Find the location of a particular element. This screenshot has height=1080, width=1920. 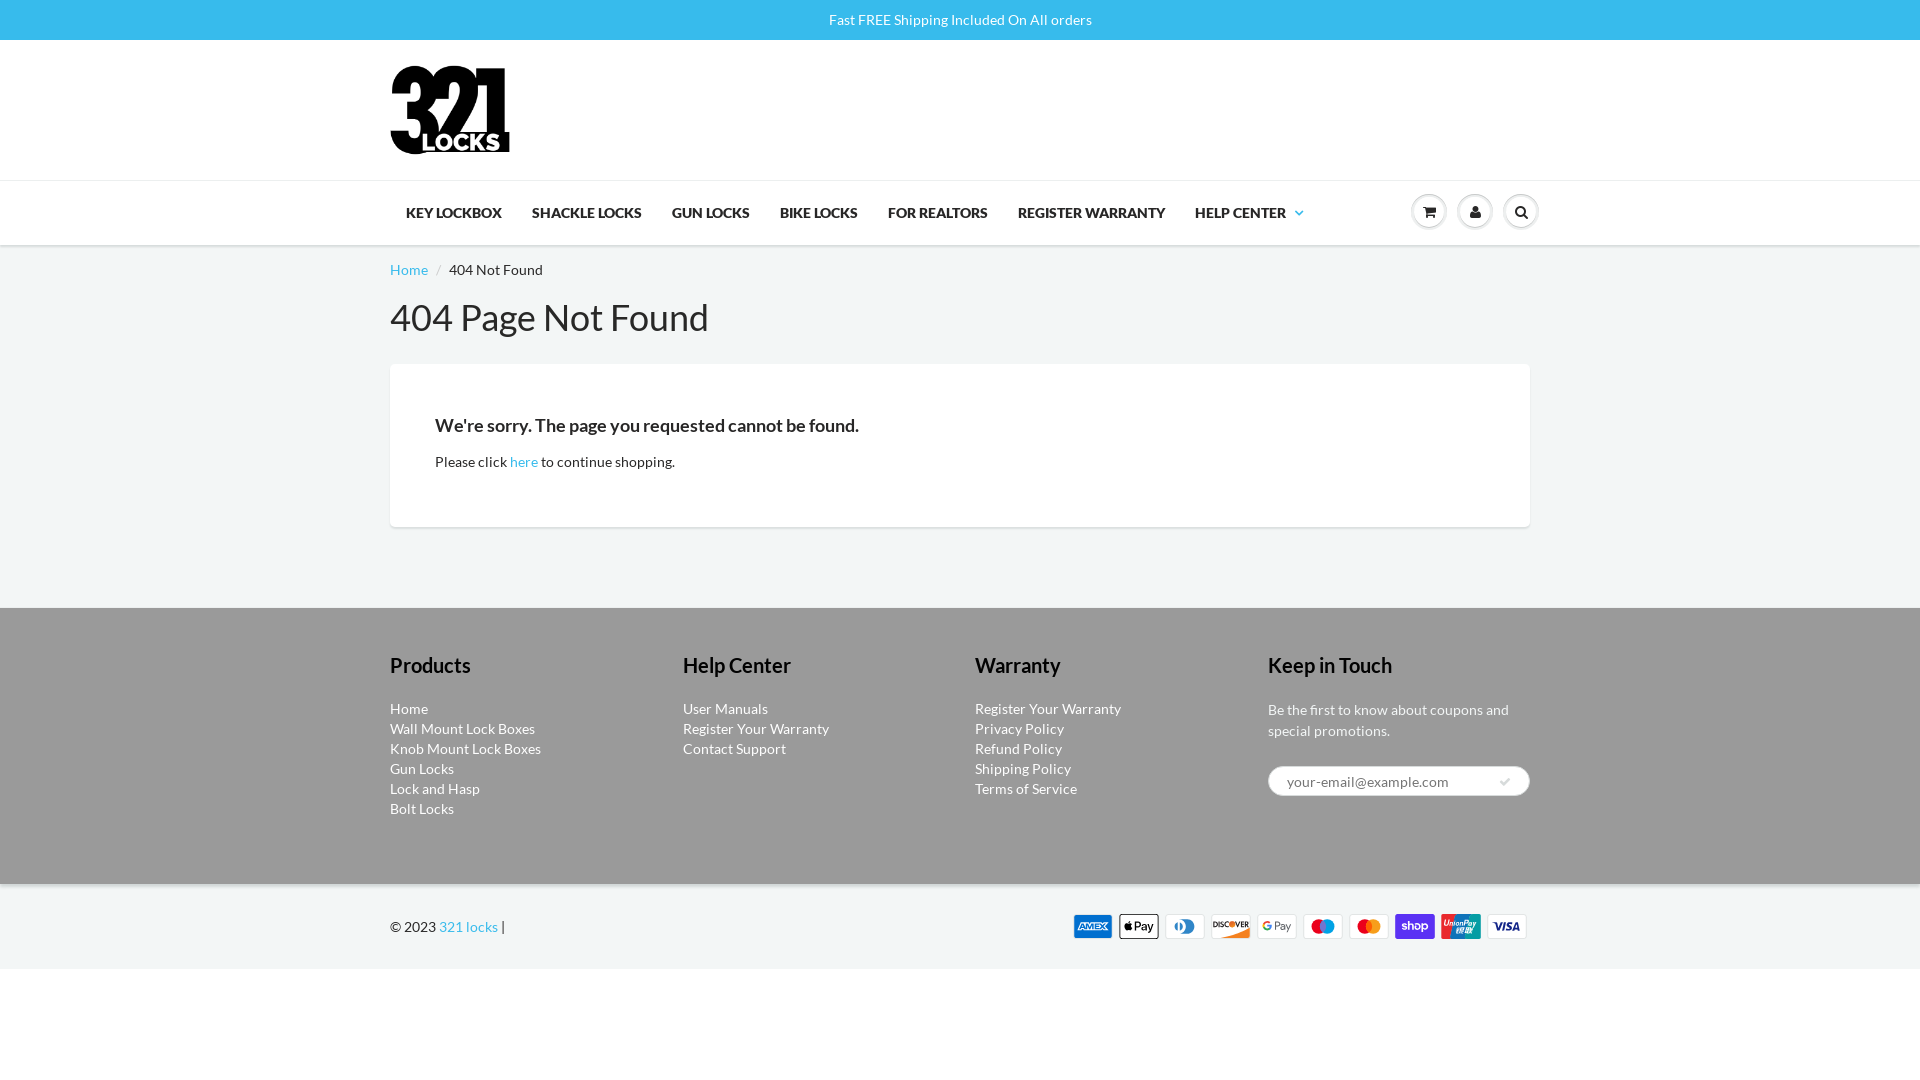

'Knob Mount Lock Boxes' is located at coordinates (464, 748).